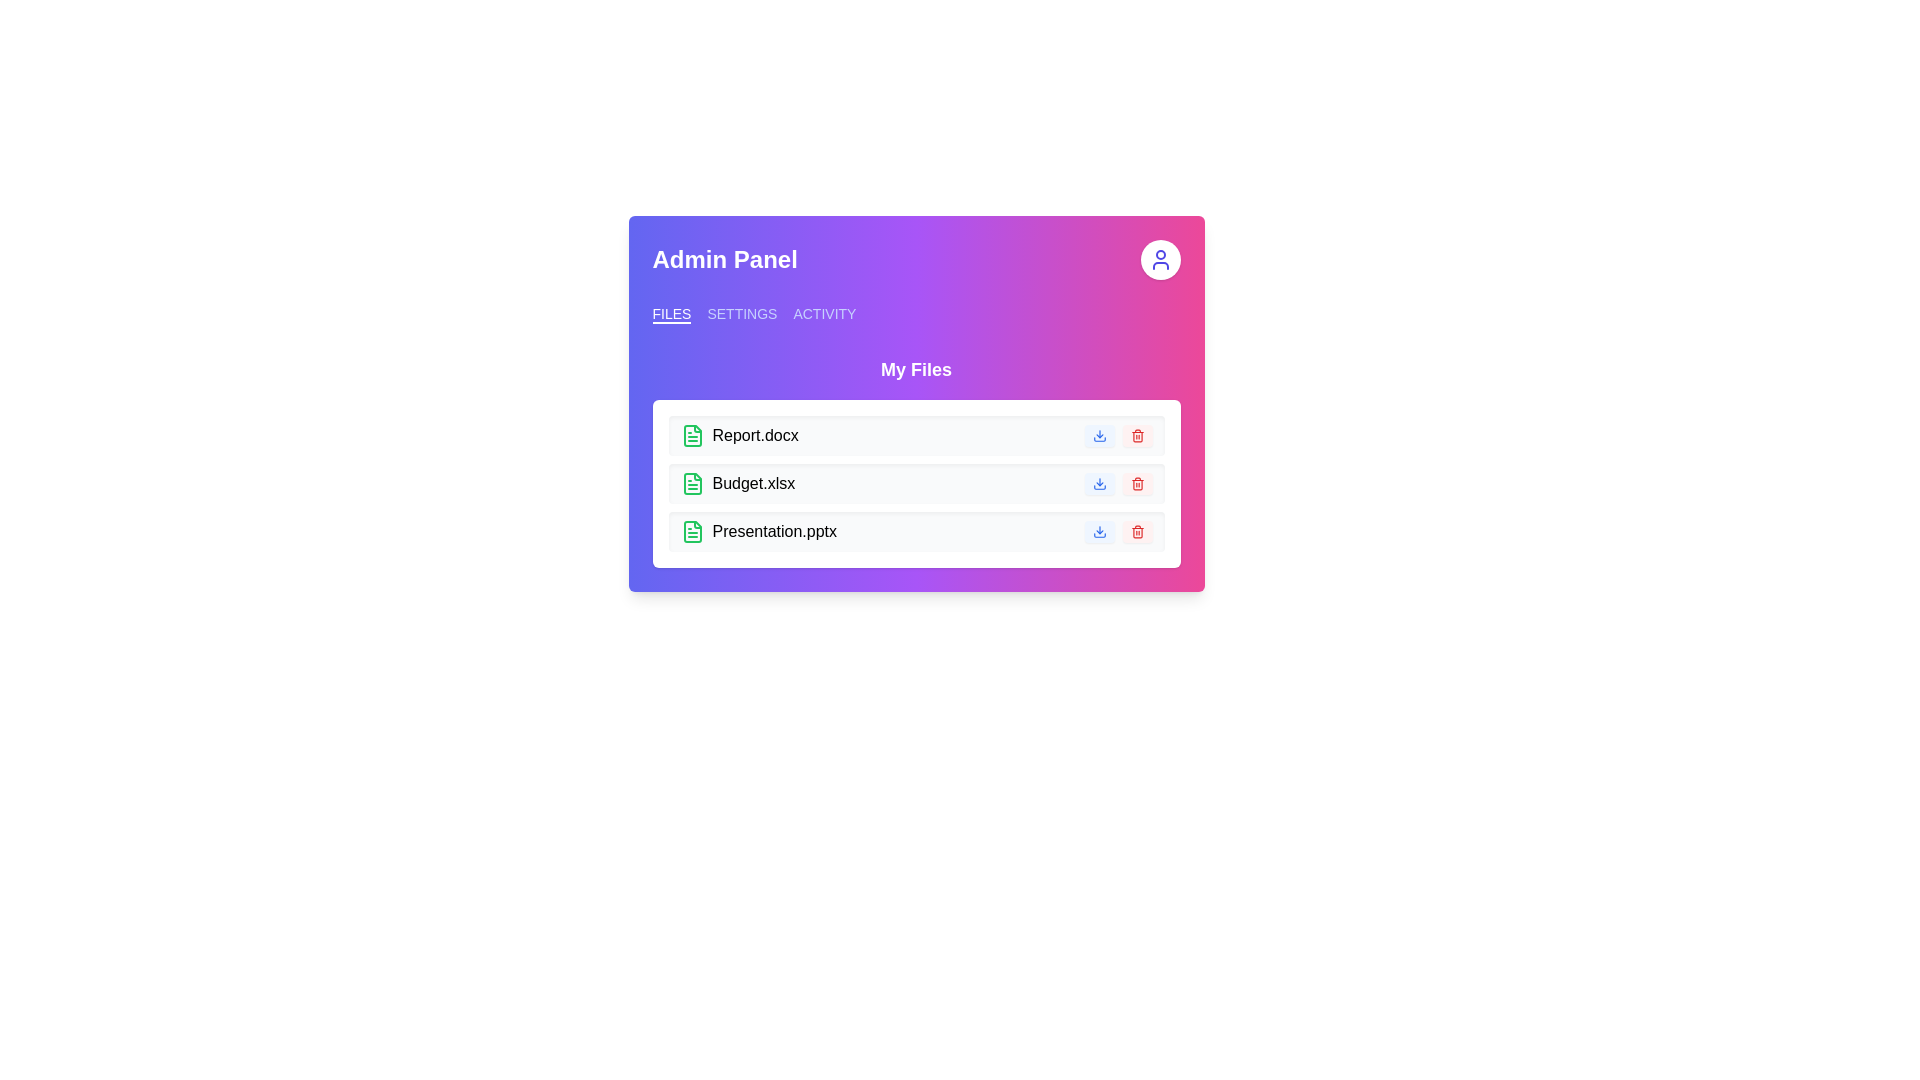  I want to click on the Text Label that serves as the title or heading of the page, located at the top left corner of the header section, so click(724, 258).